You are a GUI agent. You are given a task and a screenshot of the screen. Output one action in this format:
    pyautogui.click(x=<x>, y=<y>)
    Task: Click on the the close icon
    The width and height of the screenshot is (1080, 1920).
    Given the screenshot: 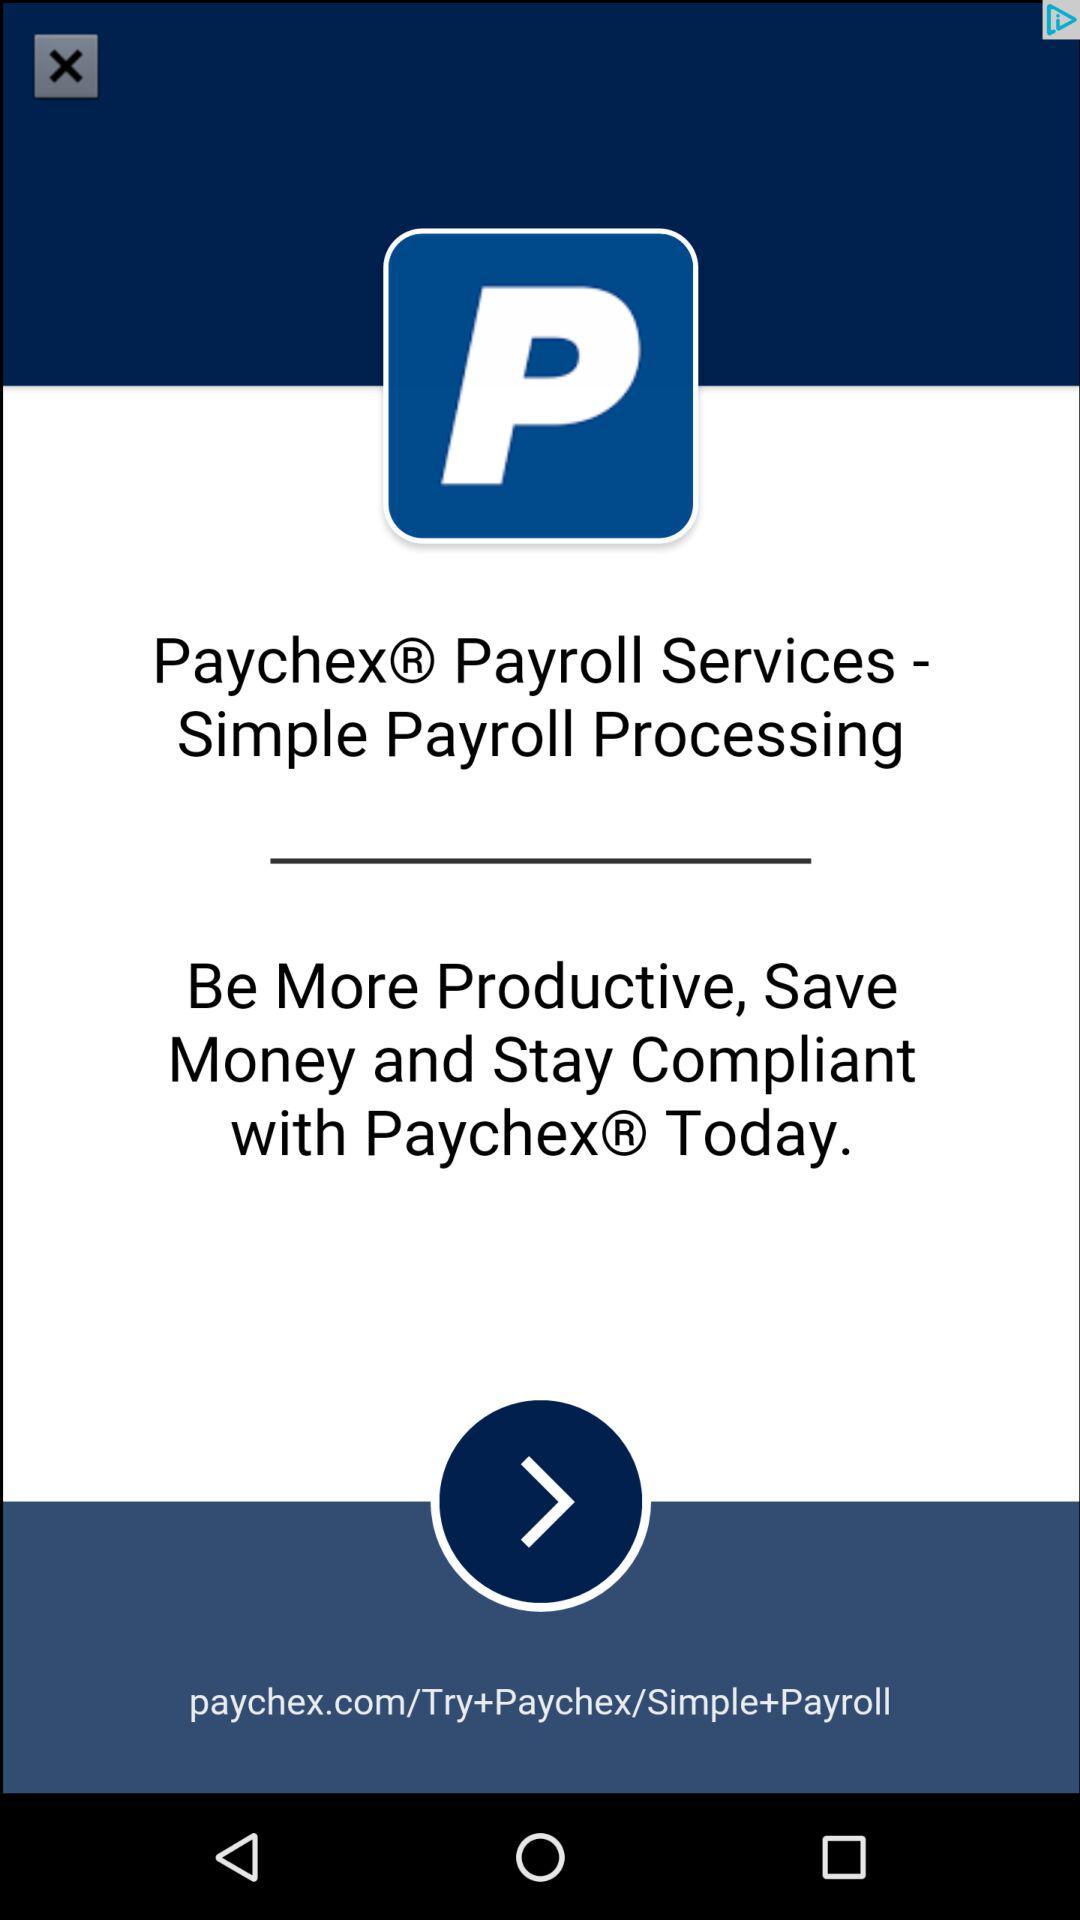 What is the action you would take?
    pyautogui.click(x=64, y=70)
    